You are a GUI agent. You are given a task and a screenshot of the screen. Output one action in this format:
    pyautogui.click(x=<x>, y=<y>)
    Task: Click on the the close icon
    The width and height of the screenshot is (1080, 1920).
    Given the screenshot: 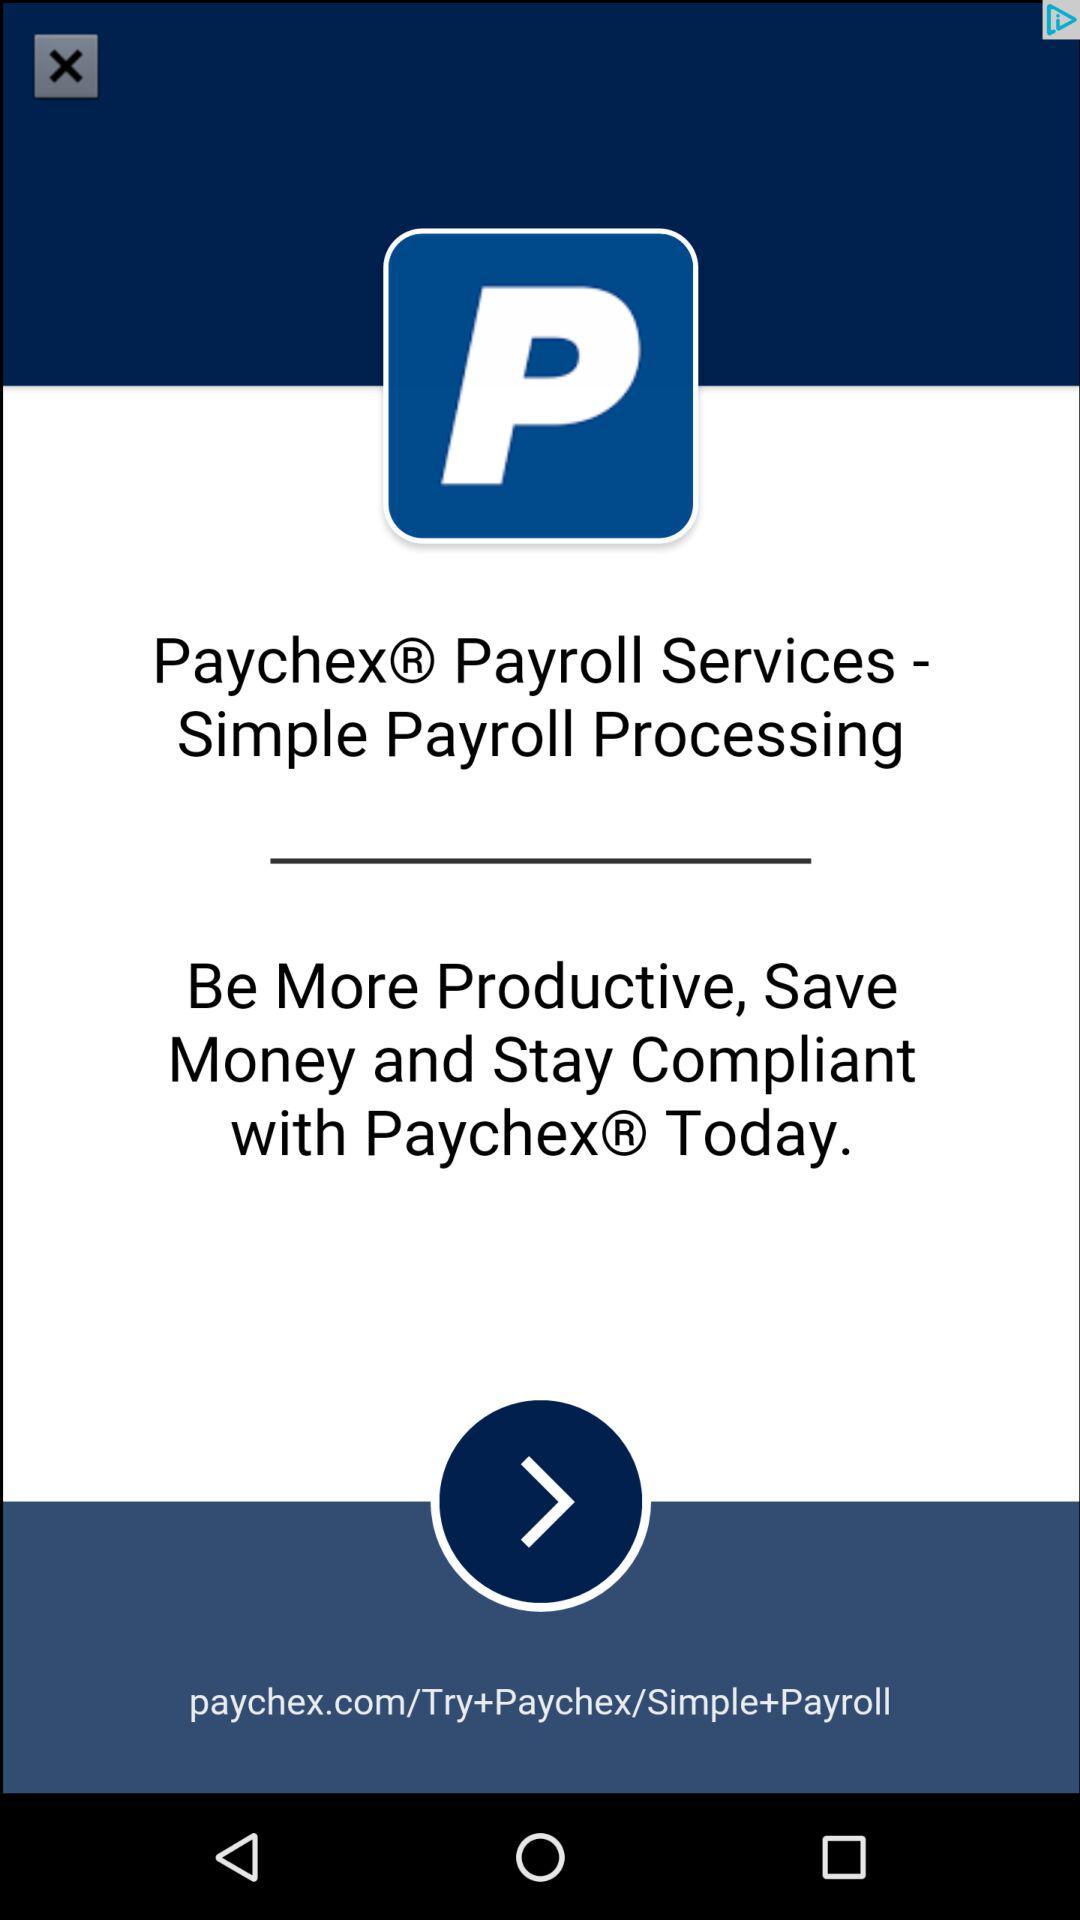 What is the action you would take?
    pyautogui.click(x=64, y=70)
    